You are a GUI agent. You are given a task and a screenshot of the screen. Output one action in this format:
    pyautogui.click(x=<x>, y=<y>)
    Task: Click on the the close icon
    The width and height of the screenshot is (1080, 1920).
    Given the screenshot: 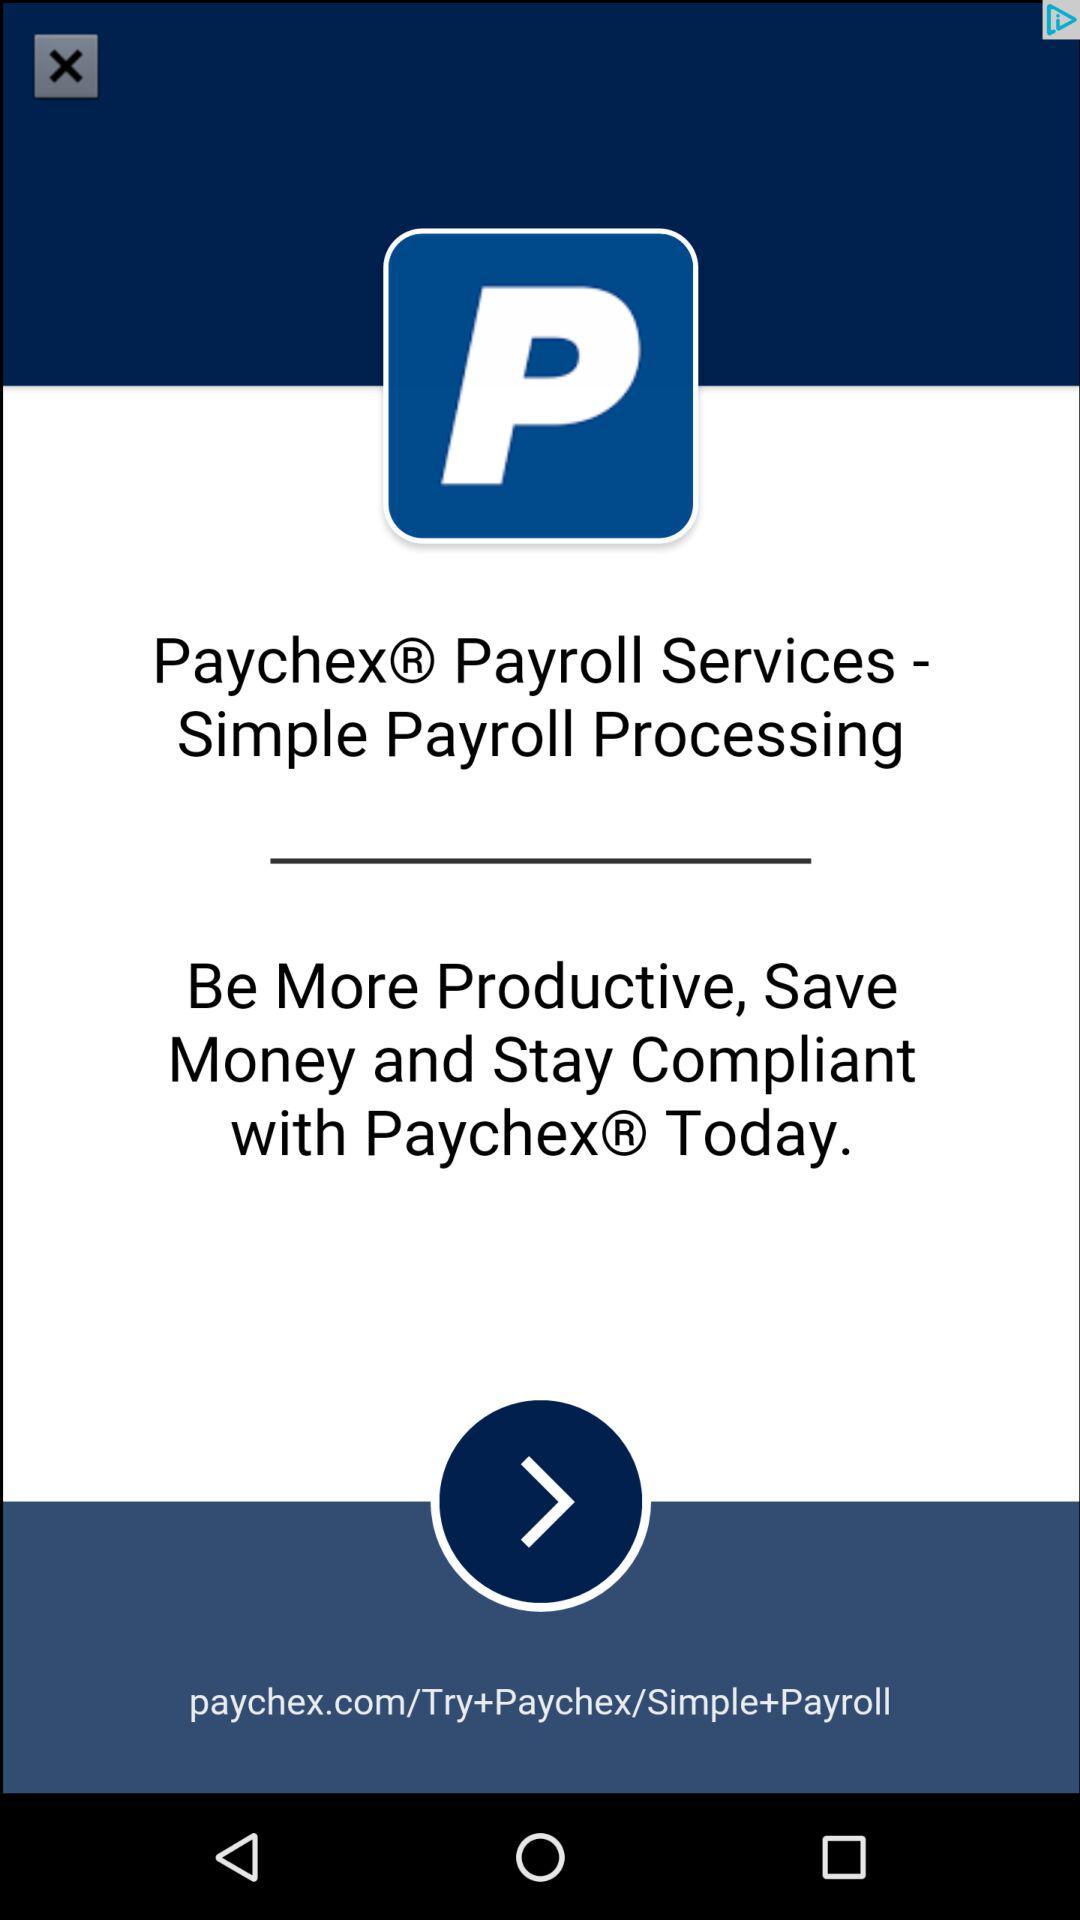 What is the action you would take?
    pyautogui.click(x=64, y=70)
    